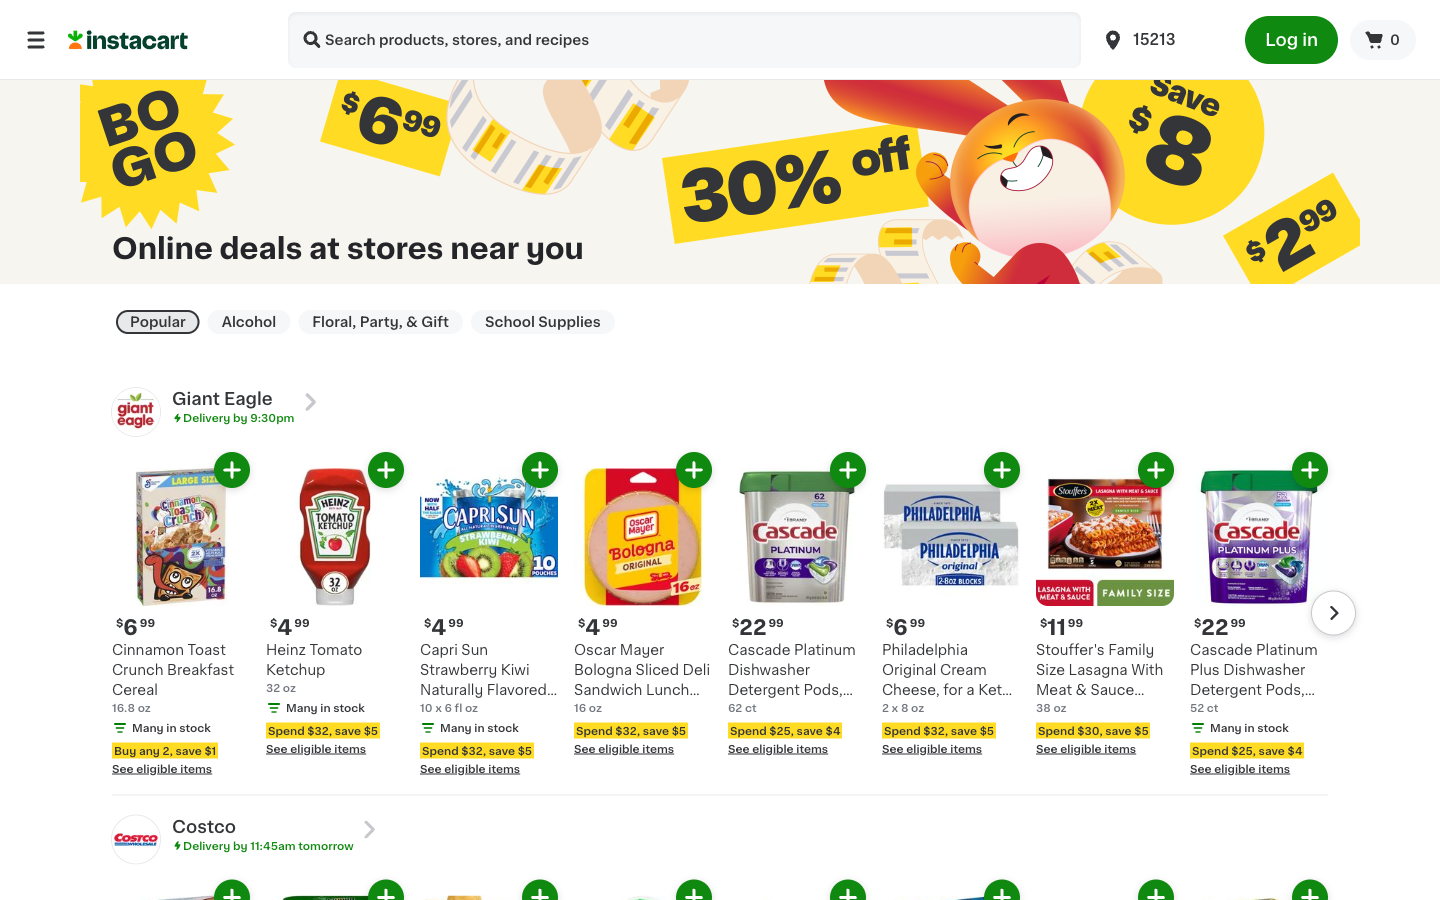 This screenshot has width=1440, height=900. I want to click on Bring up all School Supplies products, so click(543, 321).